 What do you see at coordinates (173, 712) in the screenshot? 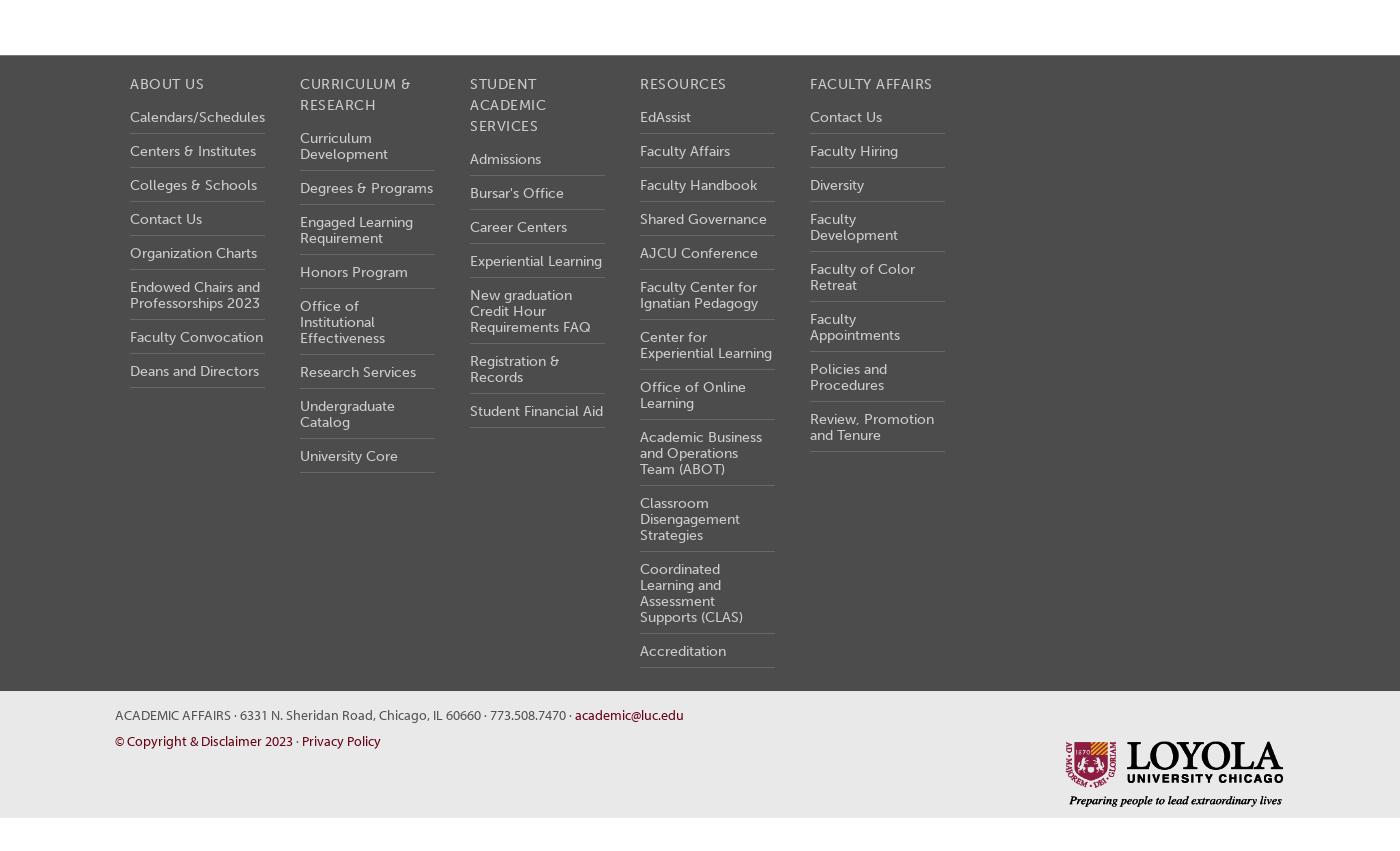
I see `'Academic Affairs'` at bounding box center [173, 712].